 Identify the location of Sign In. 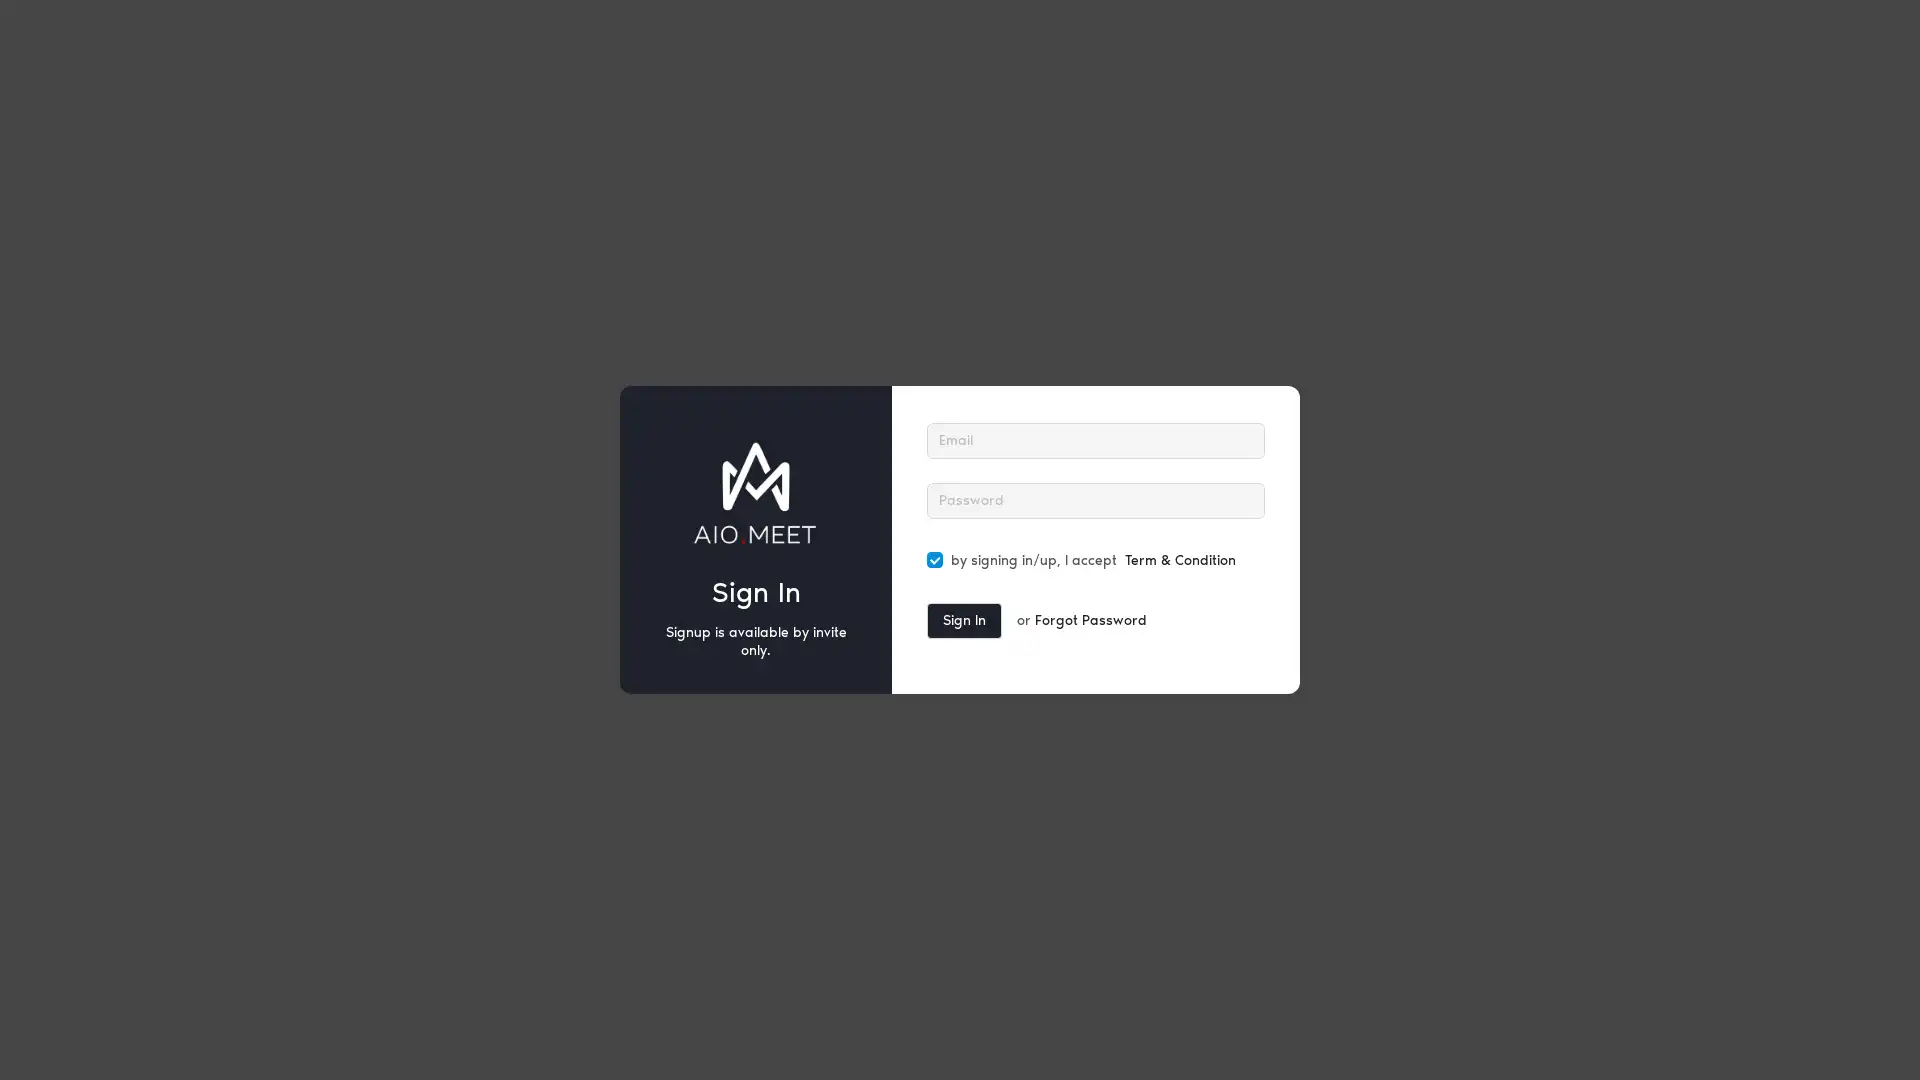
(964, 620).